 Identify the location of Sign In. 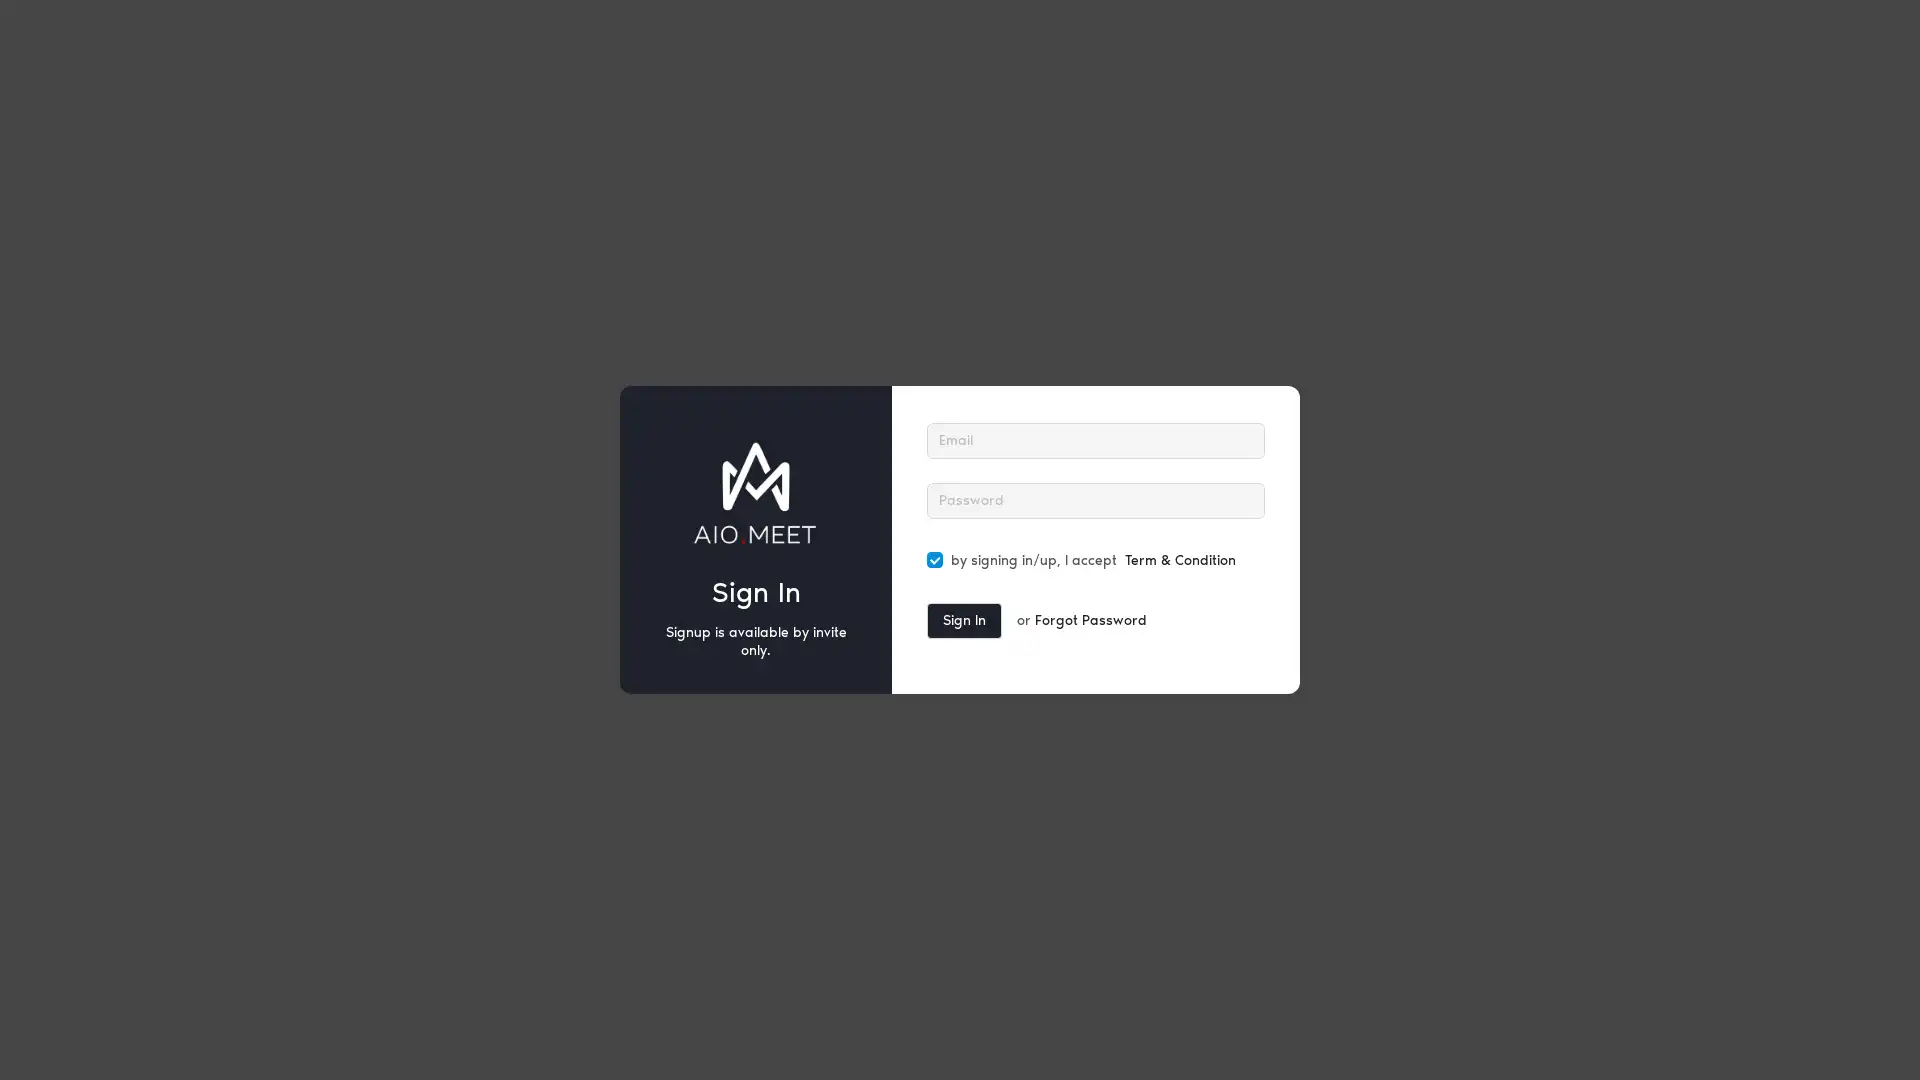
(964, 620).